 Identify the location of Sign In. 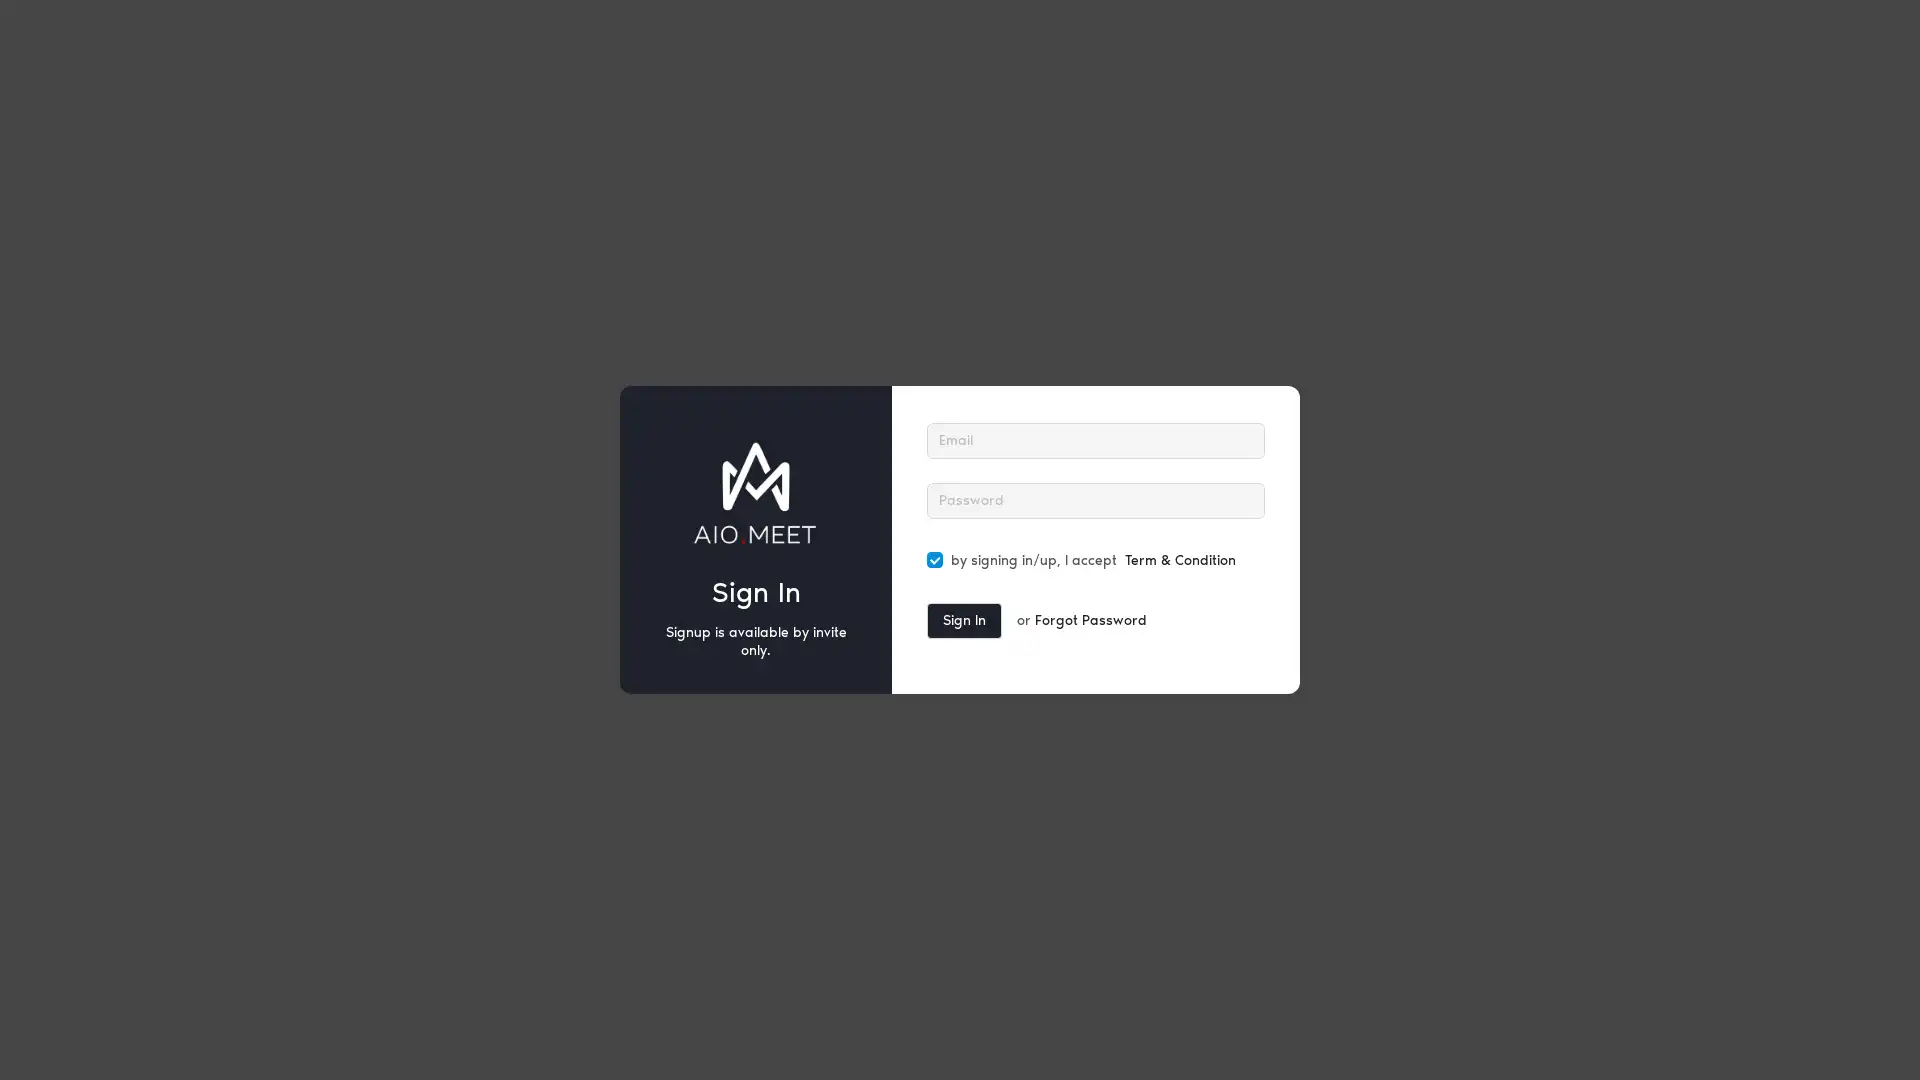
(964, 620).